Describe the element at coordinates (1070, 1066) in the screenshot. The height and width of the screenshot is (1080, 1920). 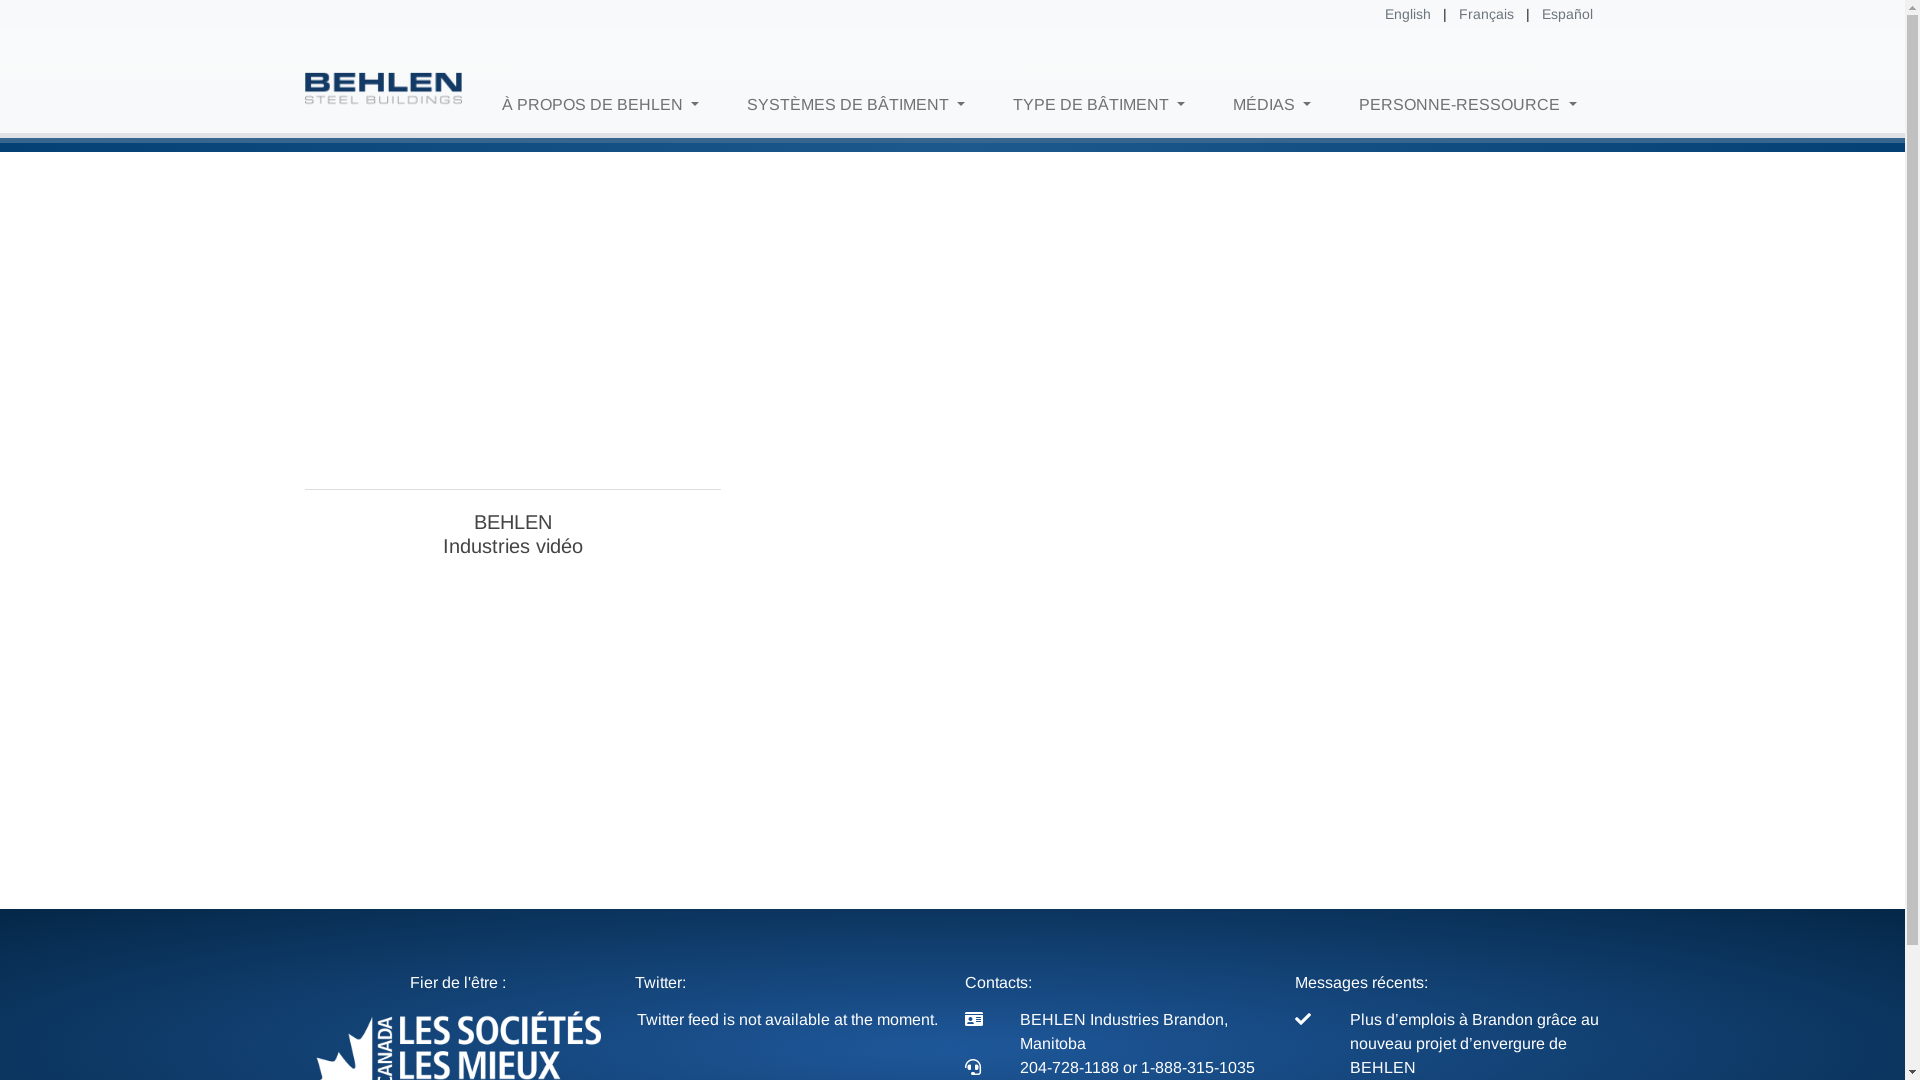
I see `'204-728-1188'` at that location.